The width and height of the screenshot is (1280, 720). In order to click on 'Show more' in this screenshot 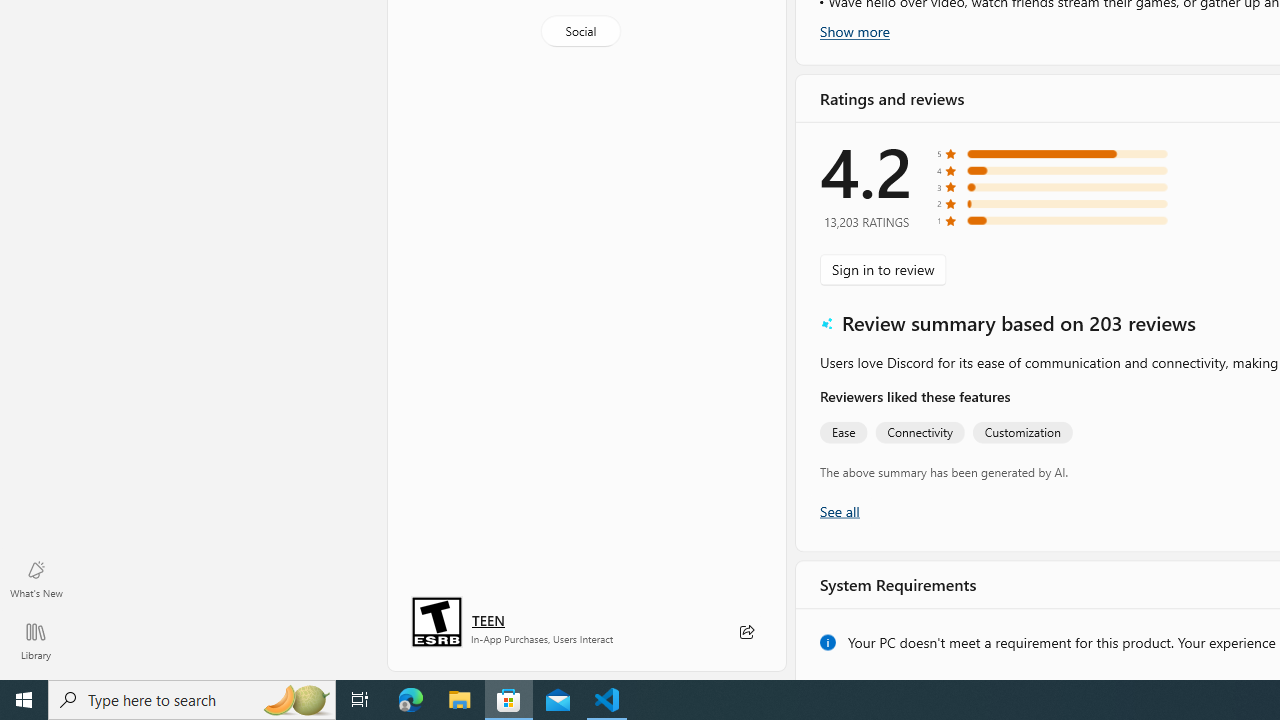, I will do `click(855, 31)`.